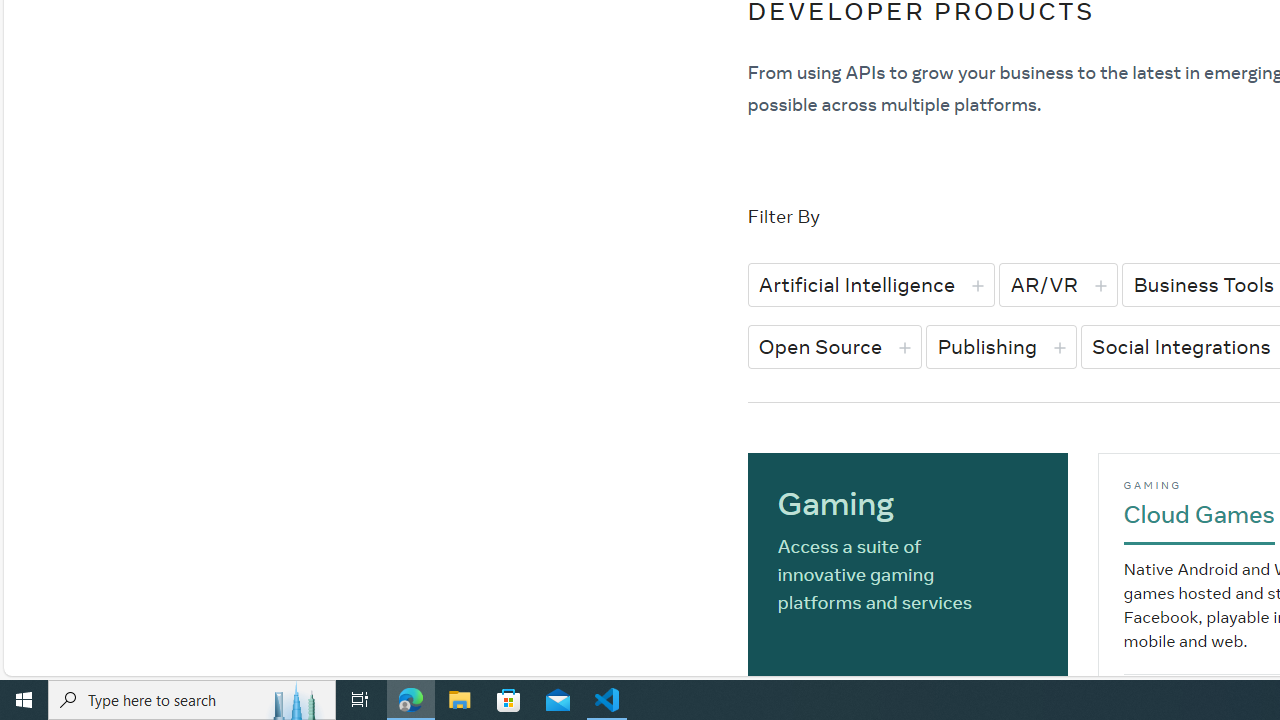  What do you see at coordinates (871, 284) in the screenshot?
I see `'Artificial Intelligence'` at bounding box center [871, 284].